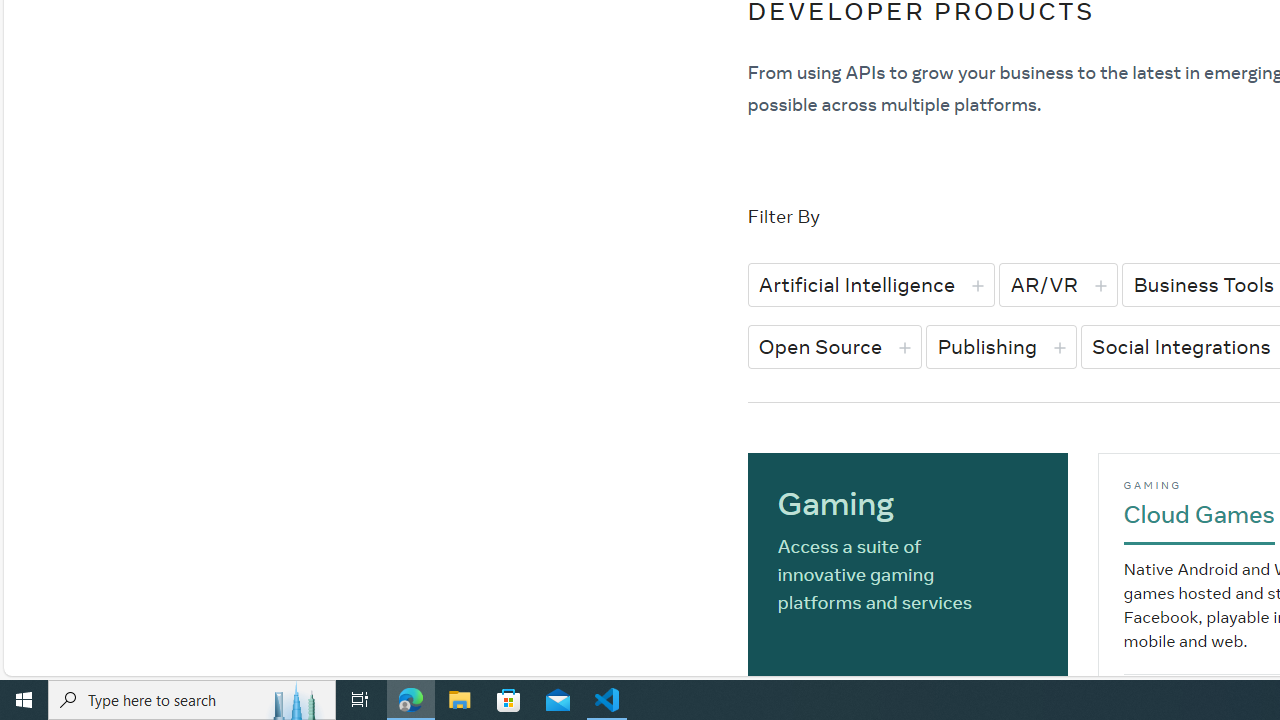  What do you see at coordinates (871, 284) in the screenshot?
I see `'Artificial Intelligence'` at bounding box center [871, 284].